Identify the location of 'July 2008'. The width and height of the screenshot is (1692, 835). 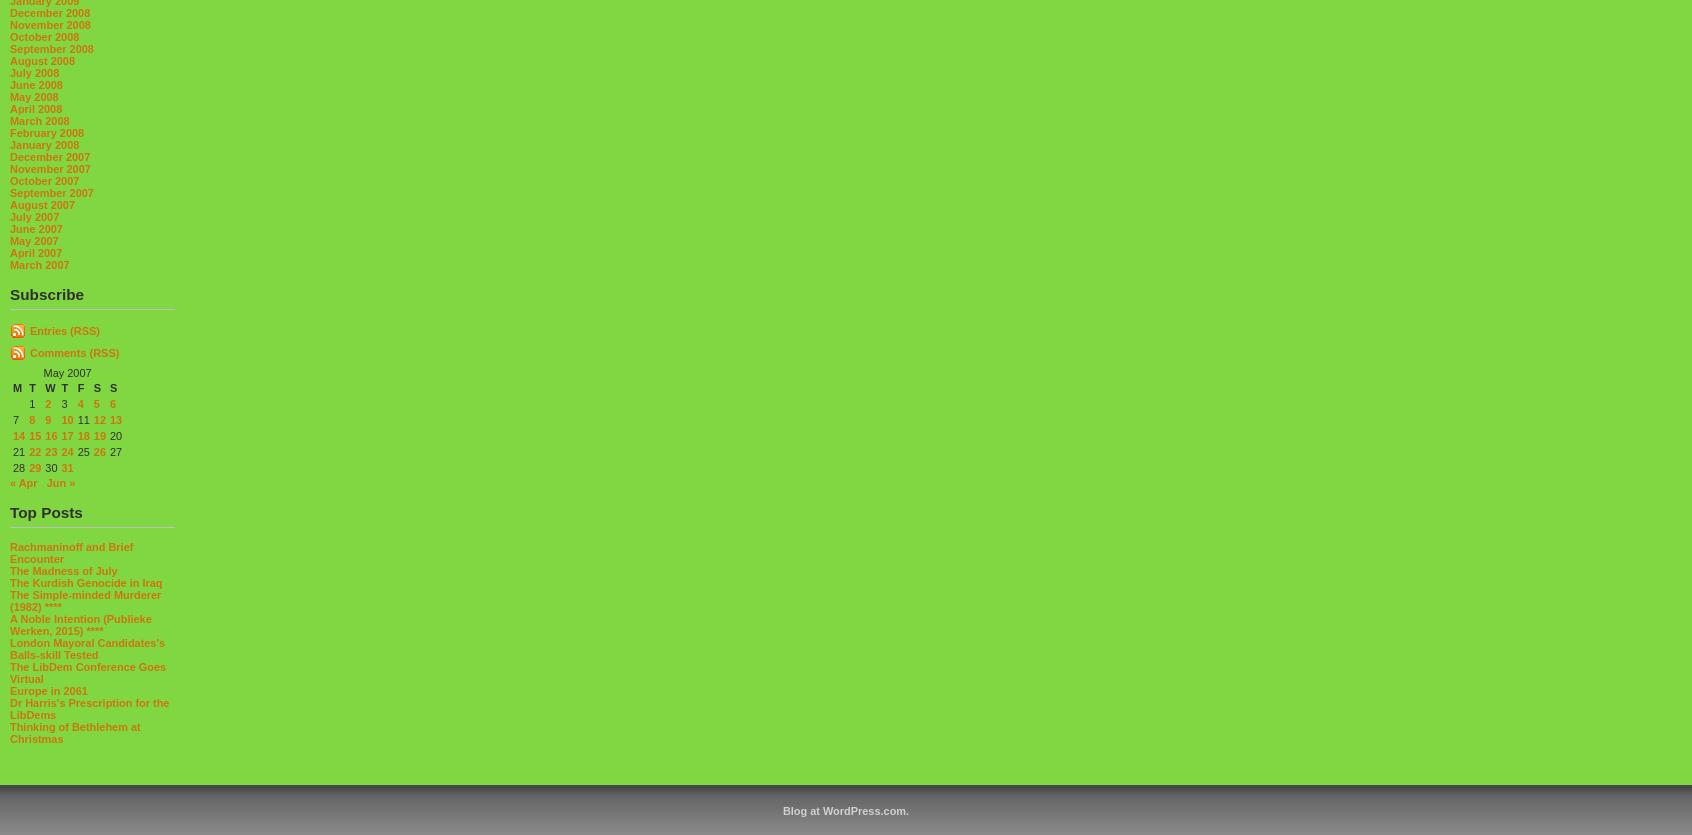
(33, 72).